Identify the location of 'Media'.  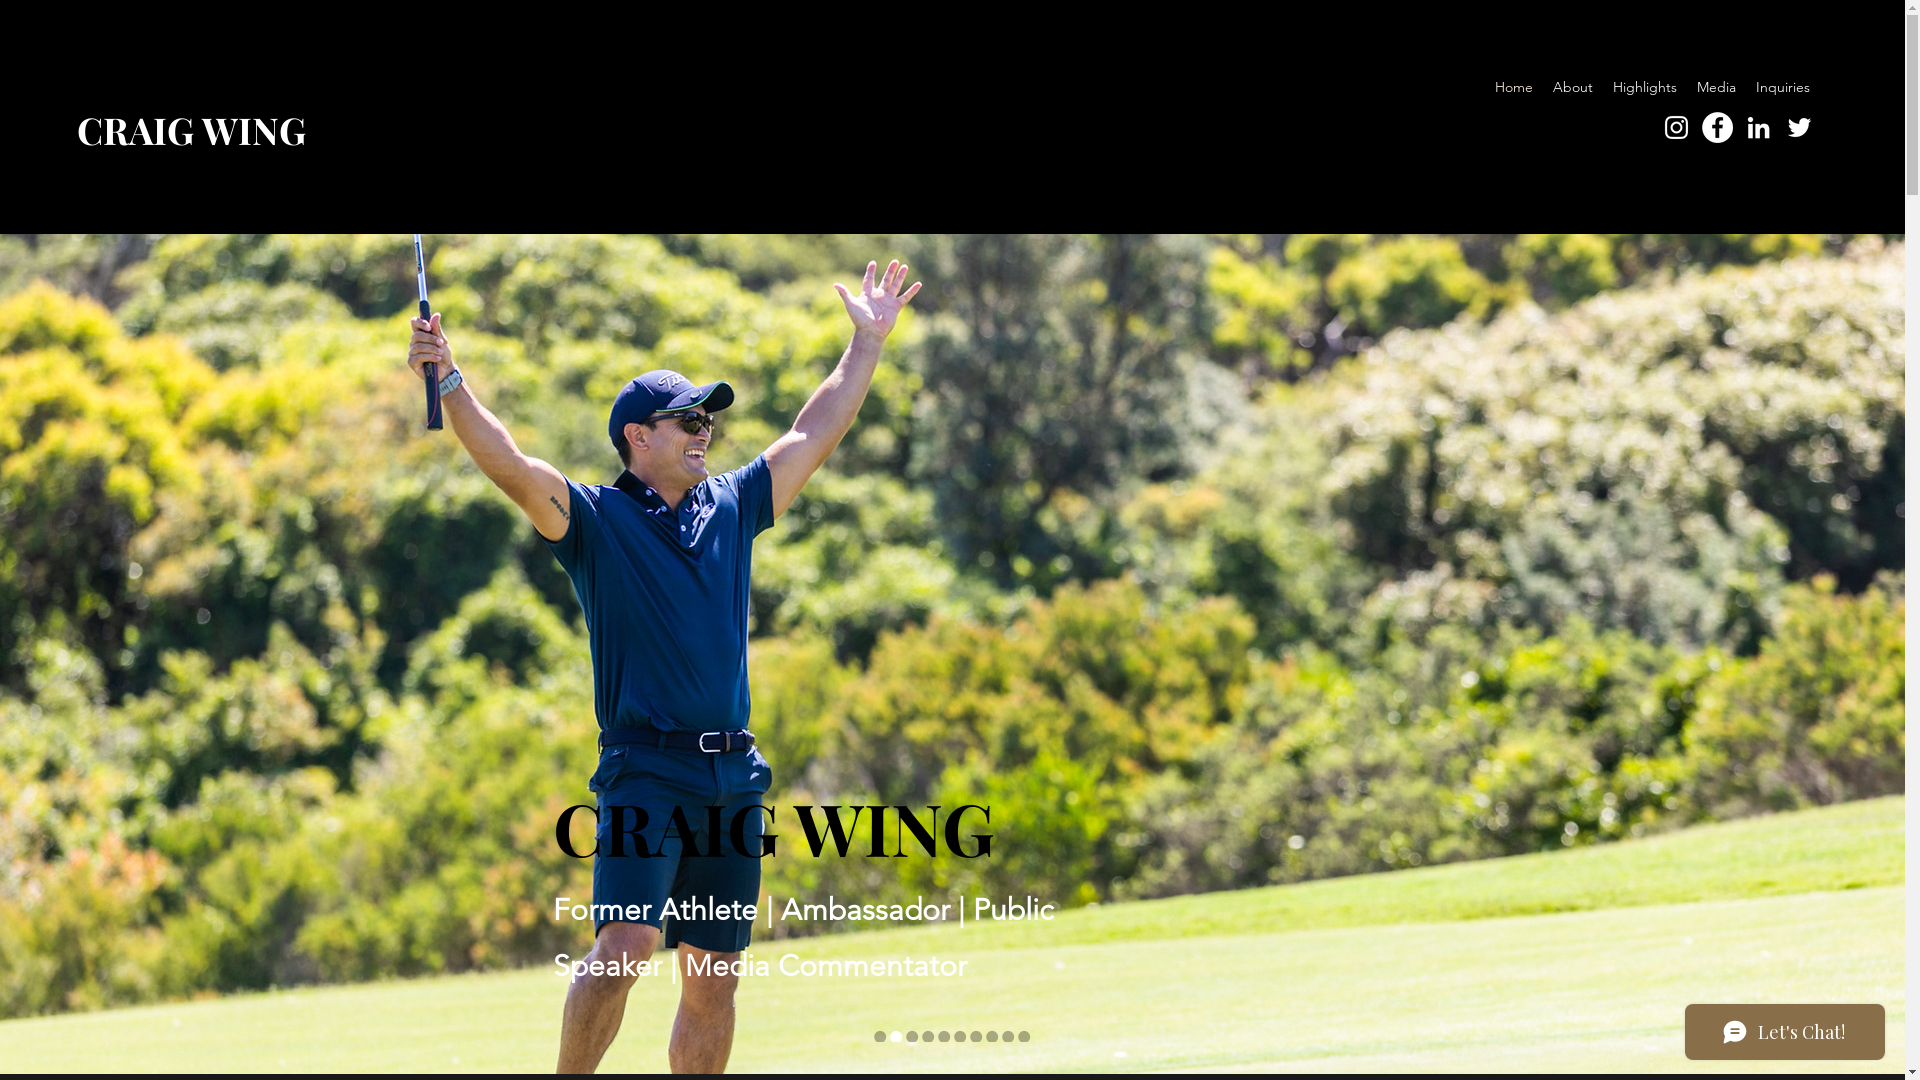
(1715, 86).